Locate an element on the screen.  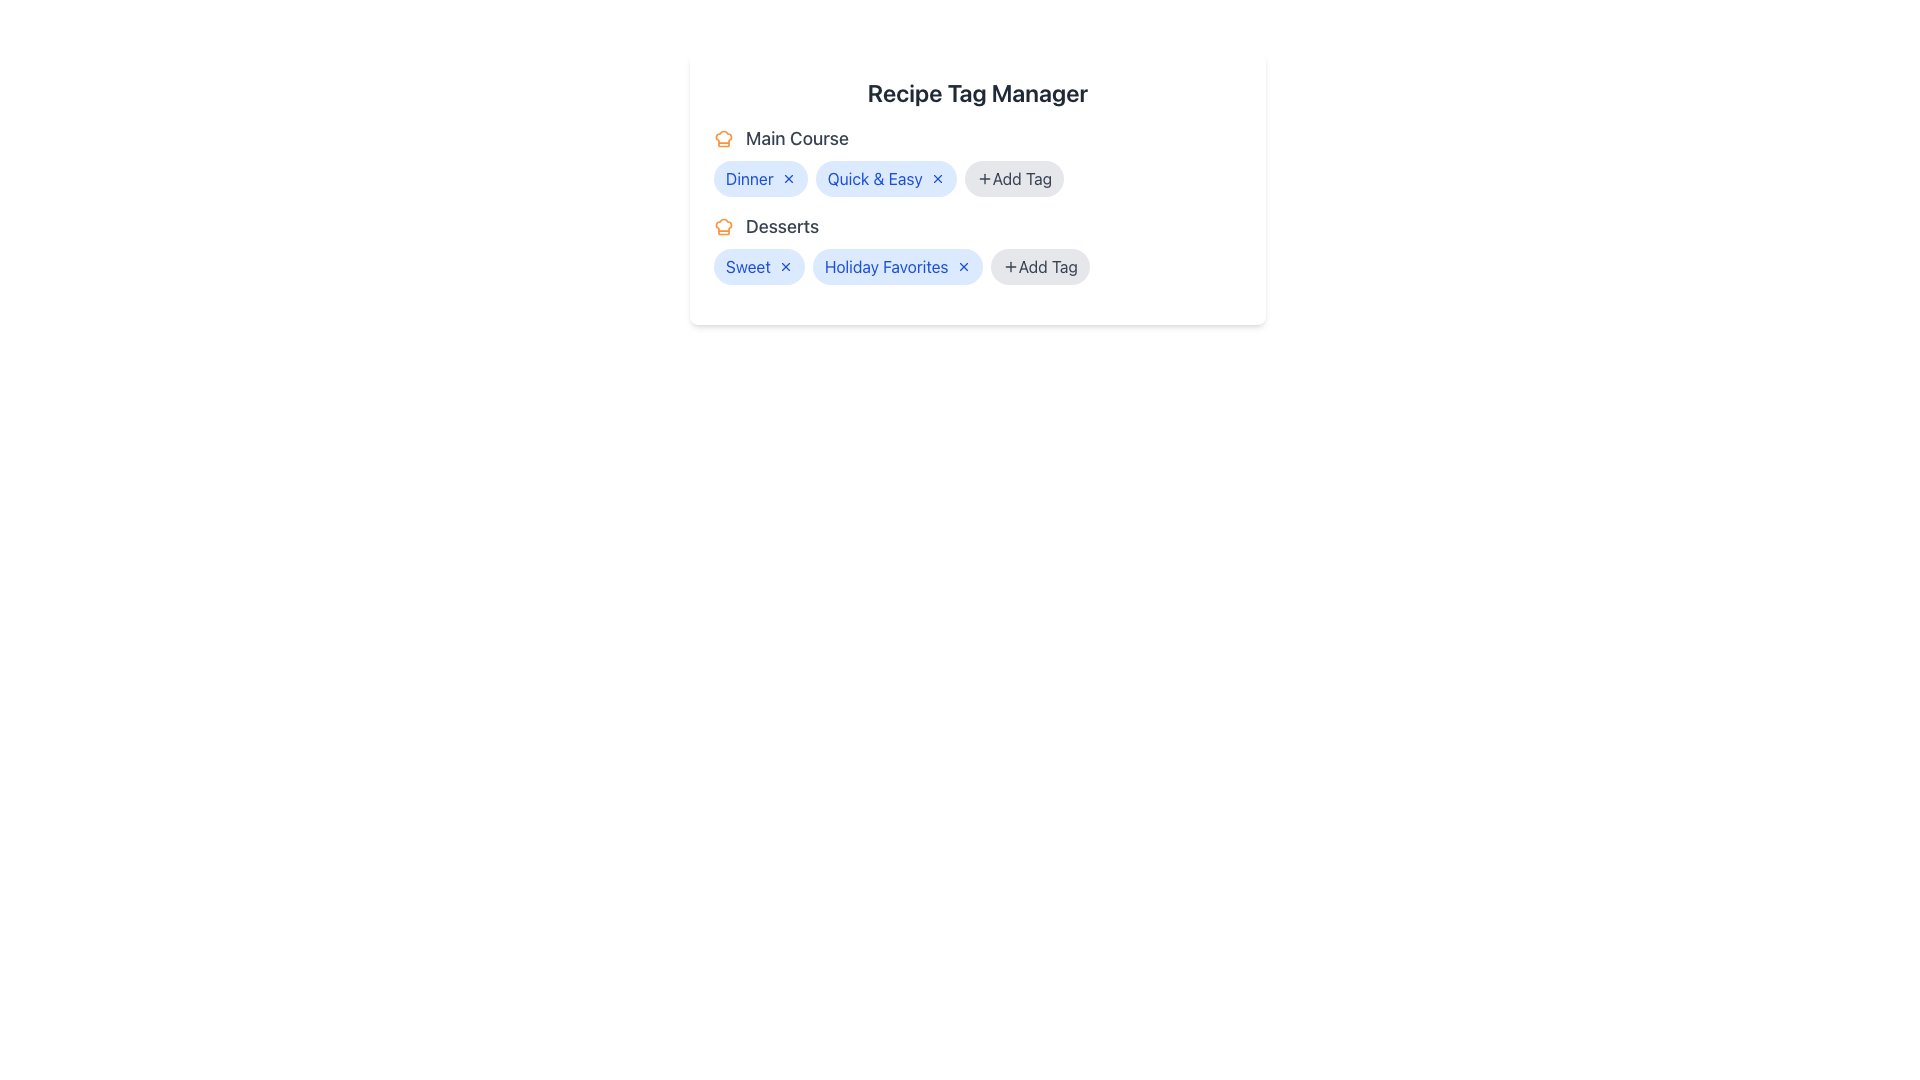
the small blue circular icon with a cross ('×') inside it, located to the right of the 'Quick & Easy' text is located at coordinates (935, 177).